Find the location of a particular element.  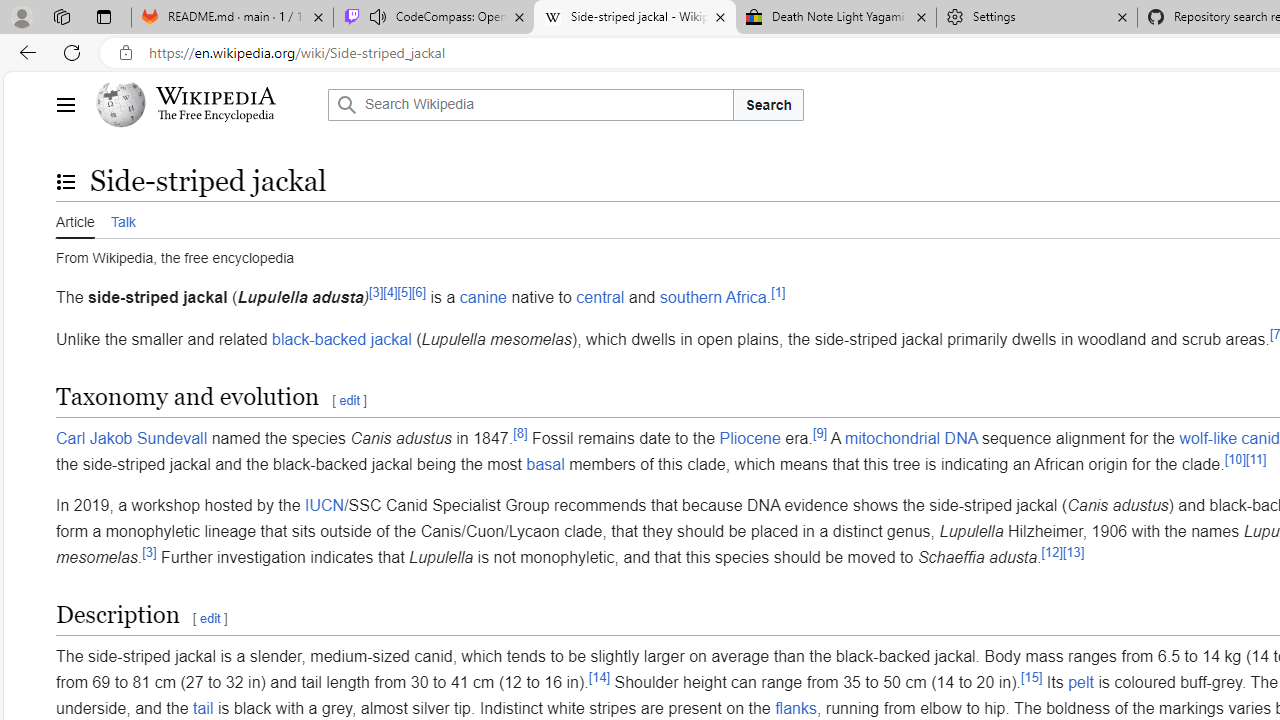

'IUCN' is located at coordinates (325, 504).